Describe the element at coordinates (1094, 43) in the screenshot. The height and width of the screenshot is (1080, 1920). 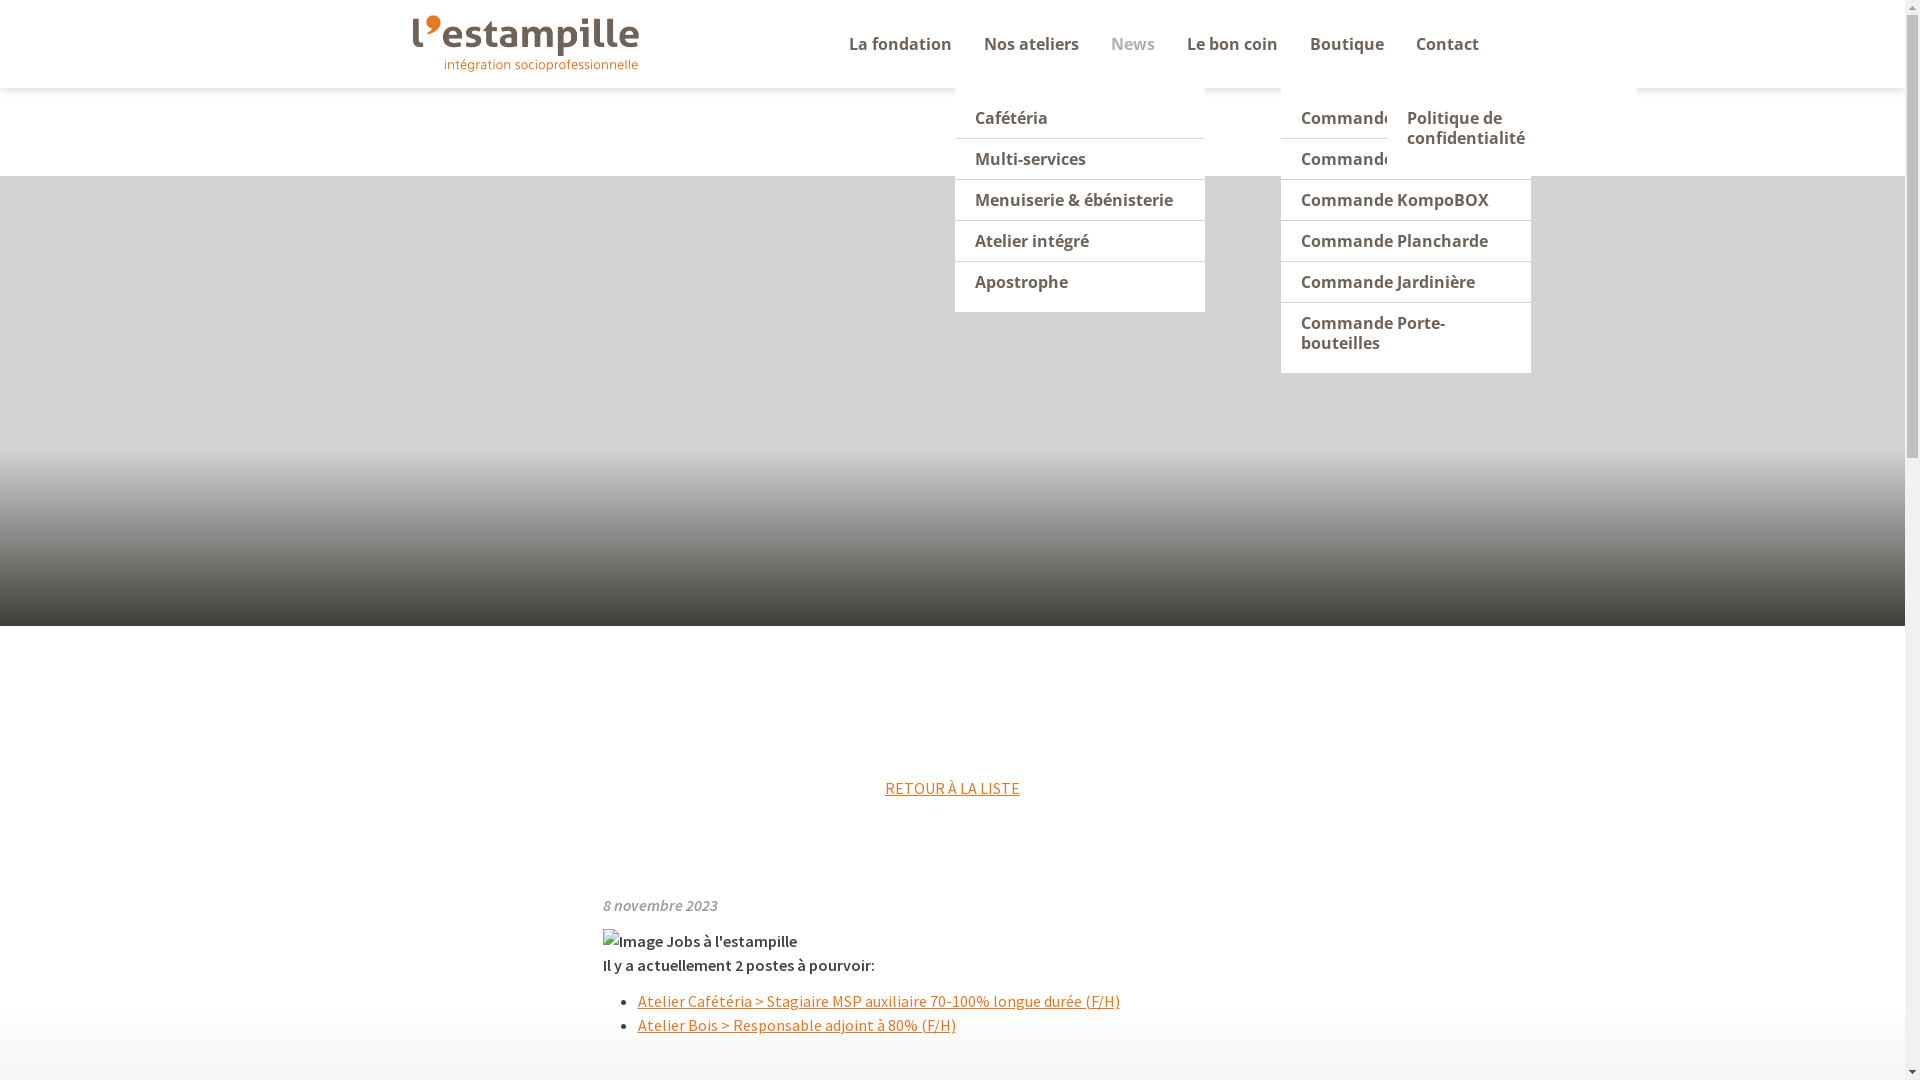
I see `'News'` at that location.